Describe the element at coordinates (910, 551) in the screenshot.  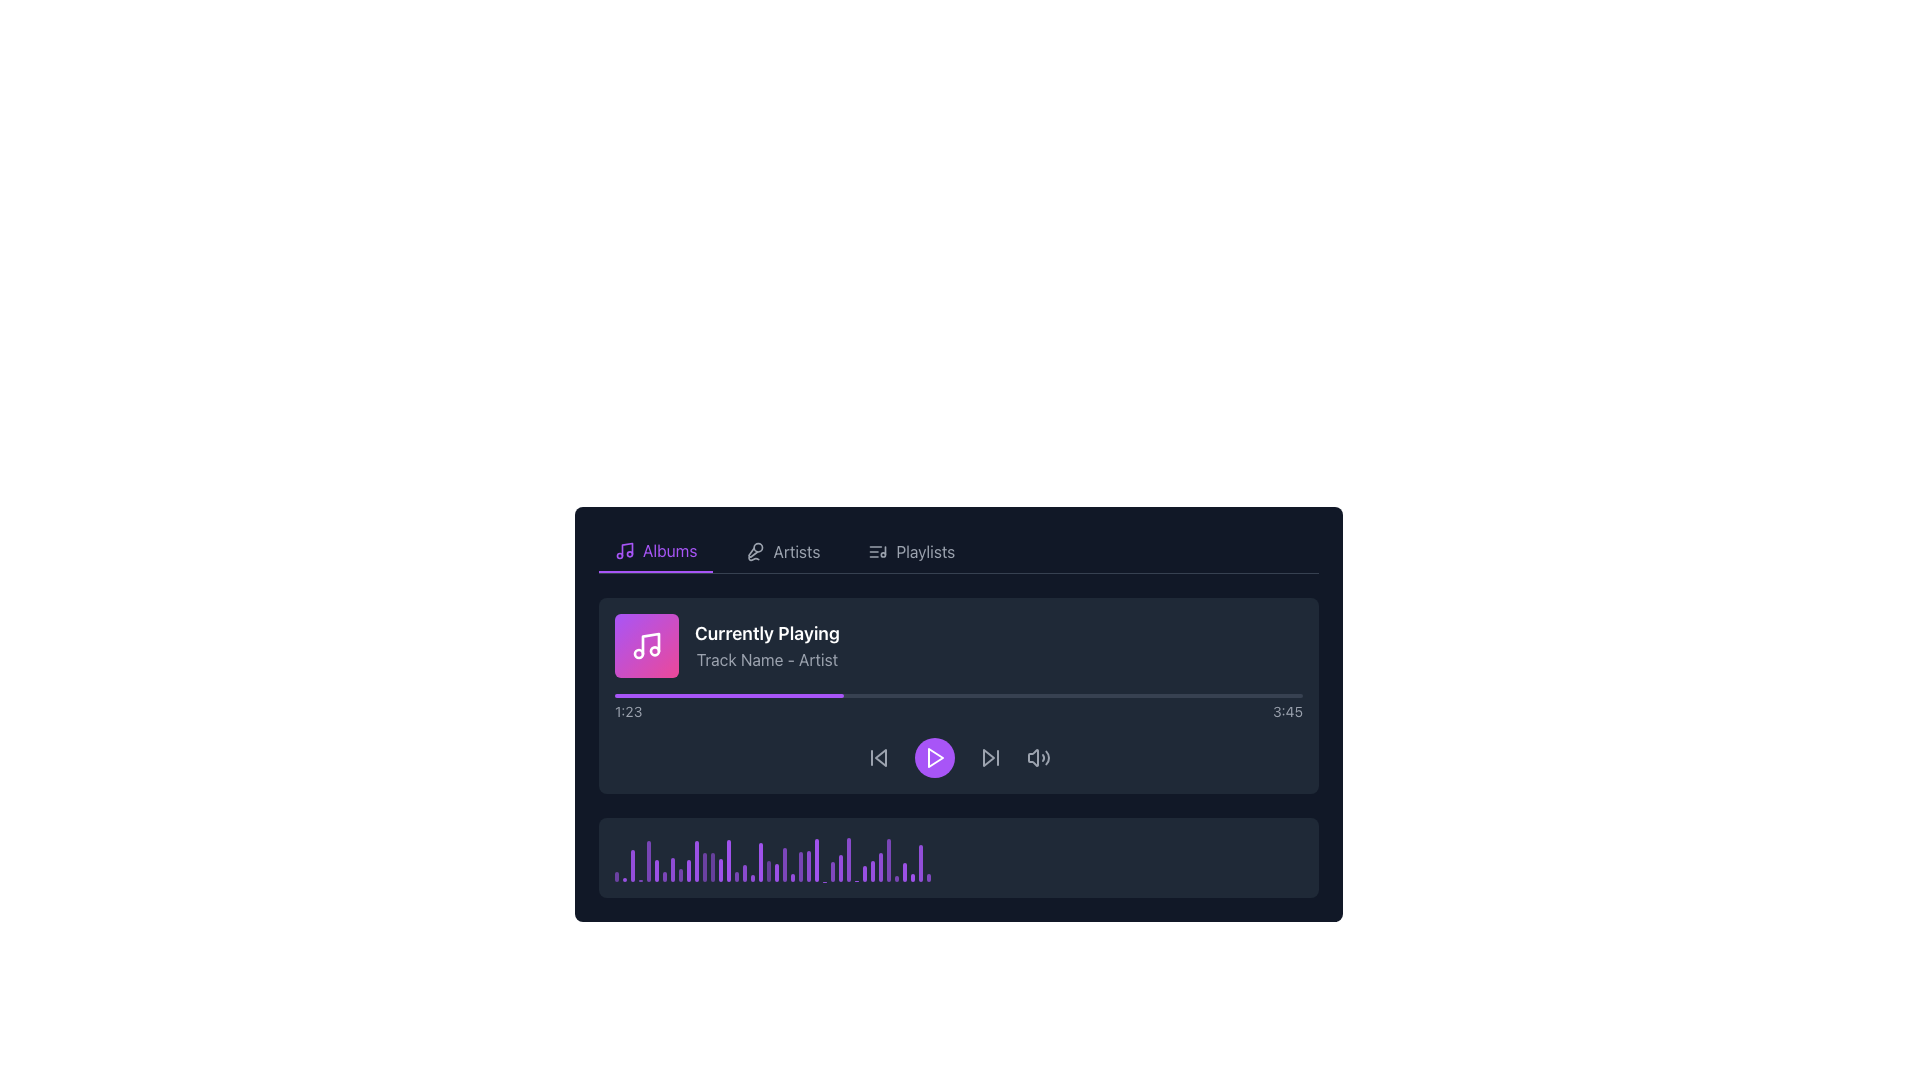
I see `the navigation button labeled for playlists, which is the third item` at that location.